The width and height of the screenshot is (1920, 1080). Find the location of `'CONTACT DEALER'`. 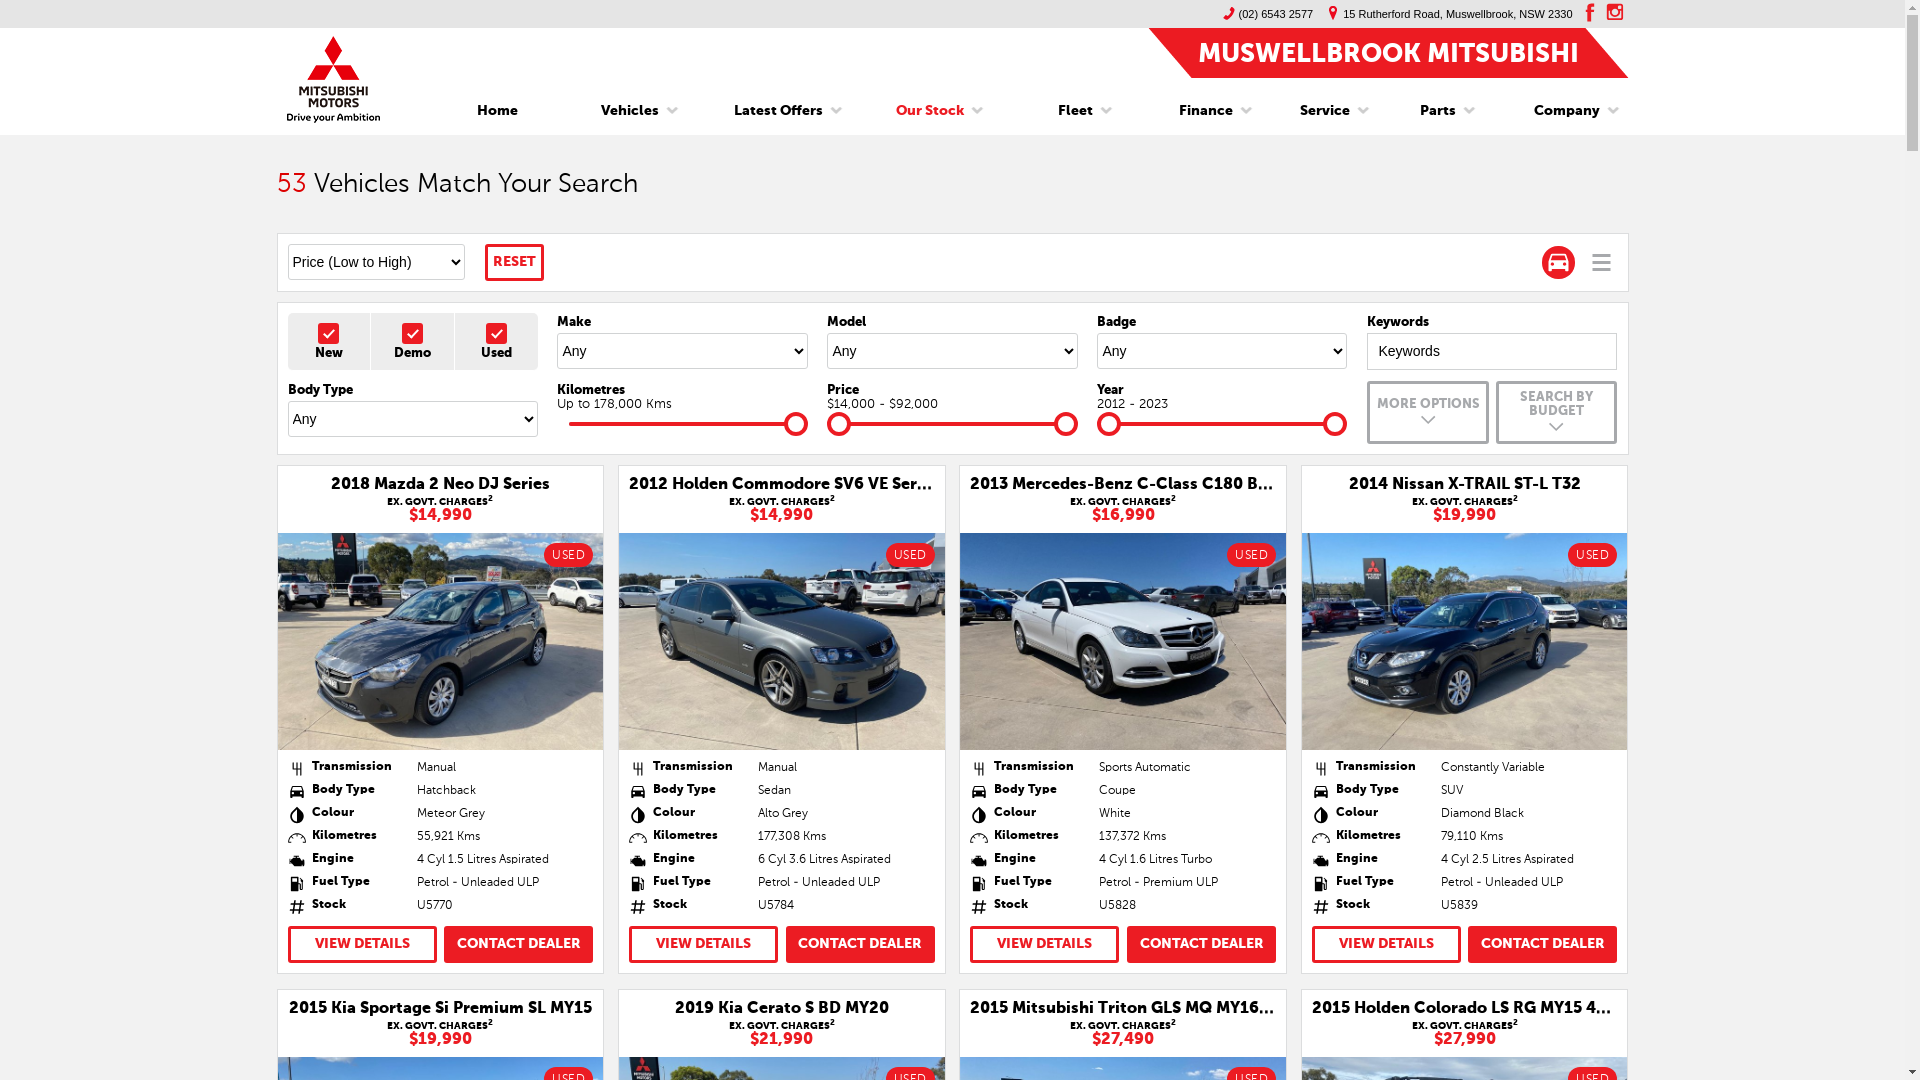

'CONTACT DEALER' is located at coordinates (518, 944).